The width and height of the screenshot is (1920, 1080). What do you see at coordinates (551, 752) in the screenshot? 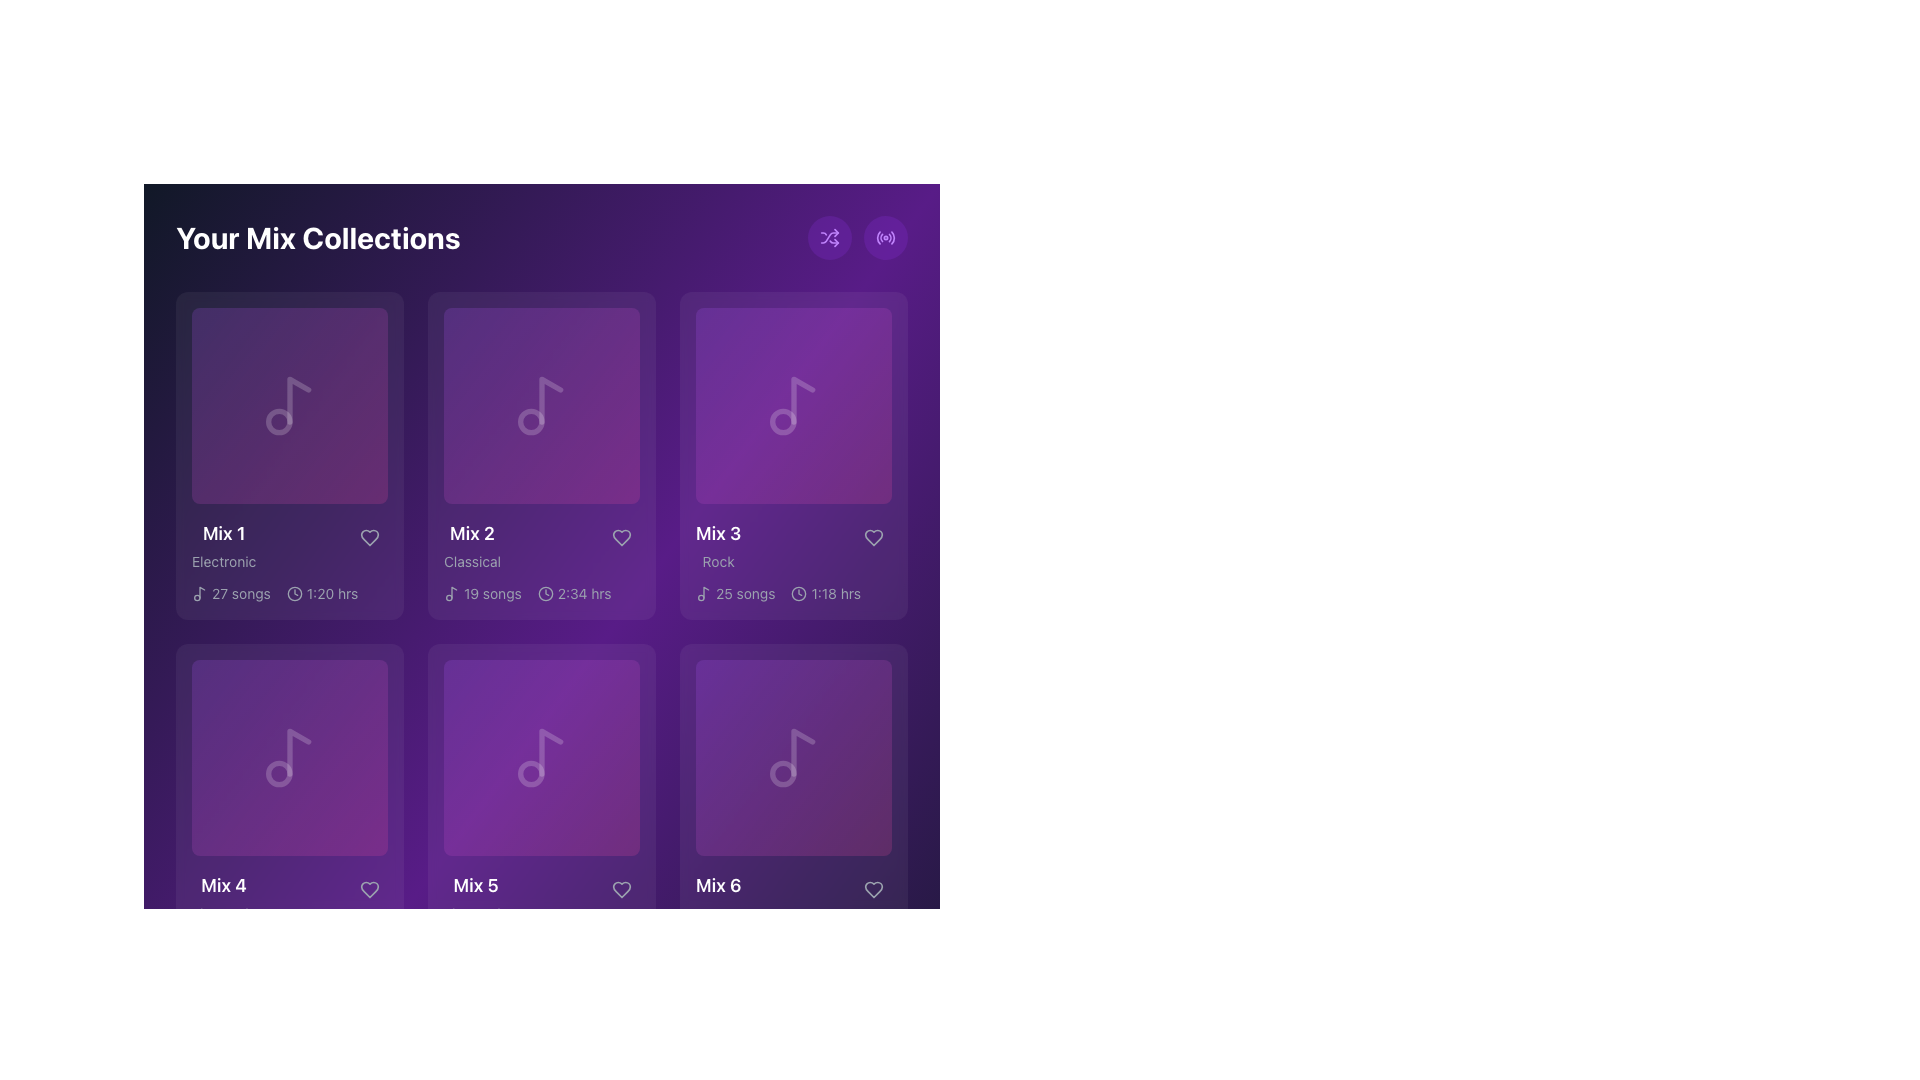
I see `the decorative icon representing 'Mix 5'` at bounding box center [551, 752].